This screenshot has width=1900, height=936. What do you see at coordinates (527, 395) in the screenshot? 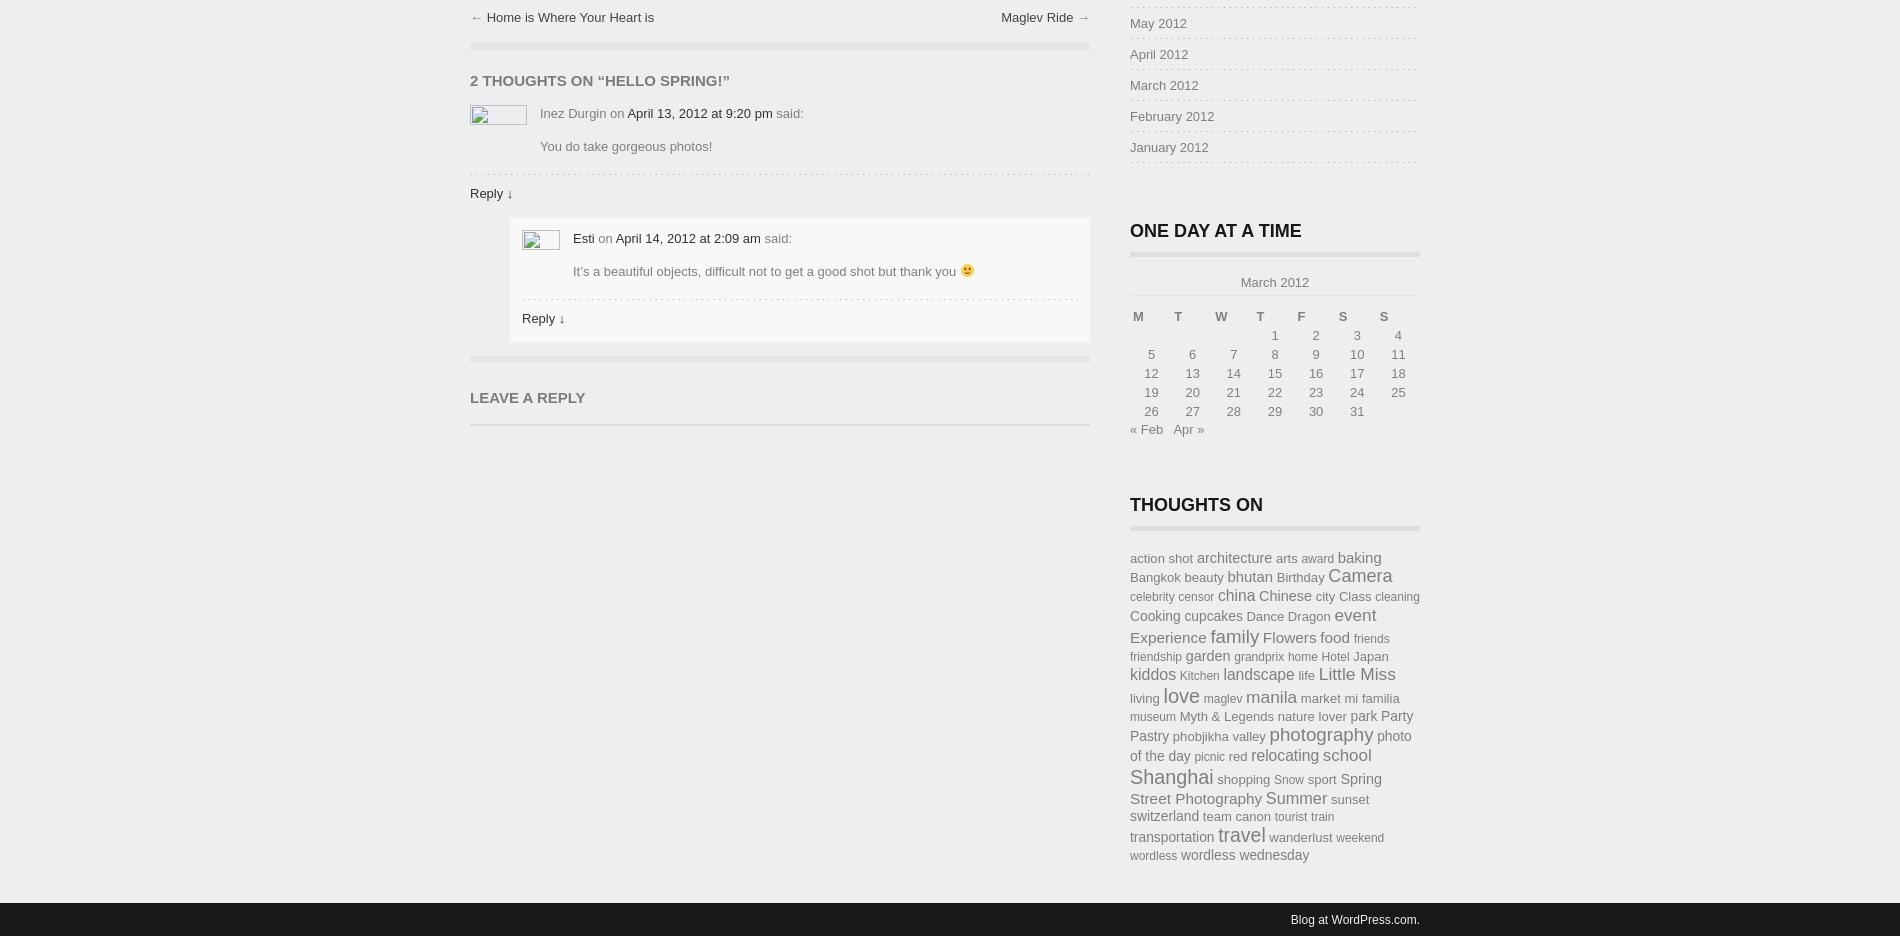
I see `'Leave a Reply'` at bounding box center [527, 395].